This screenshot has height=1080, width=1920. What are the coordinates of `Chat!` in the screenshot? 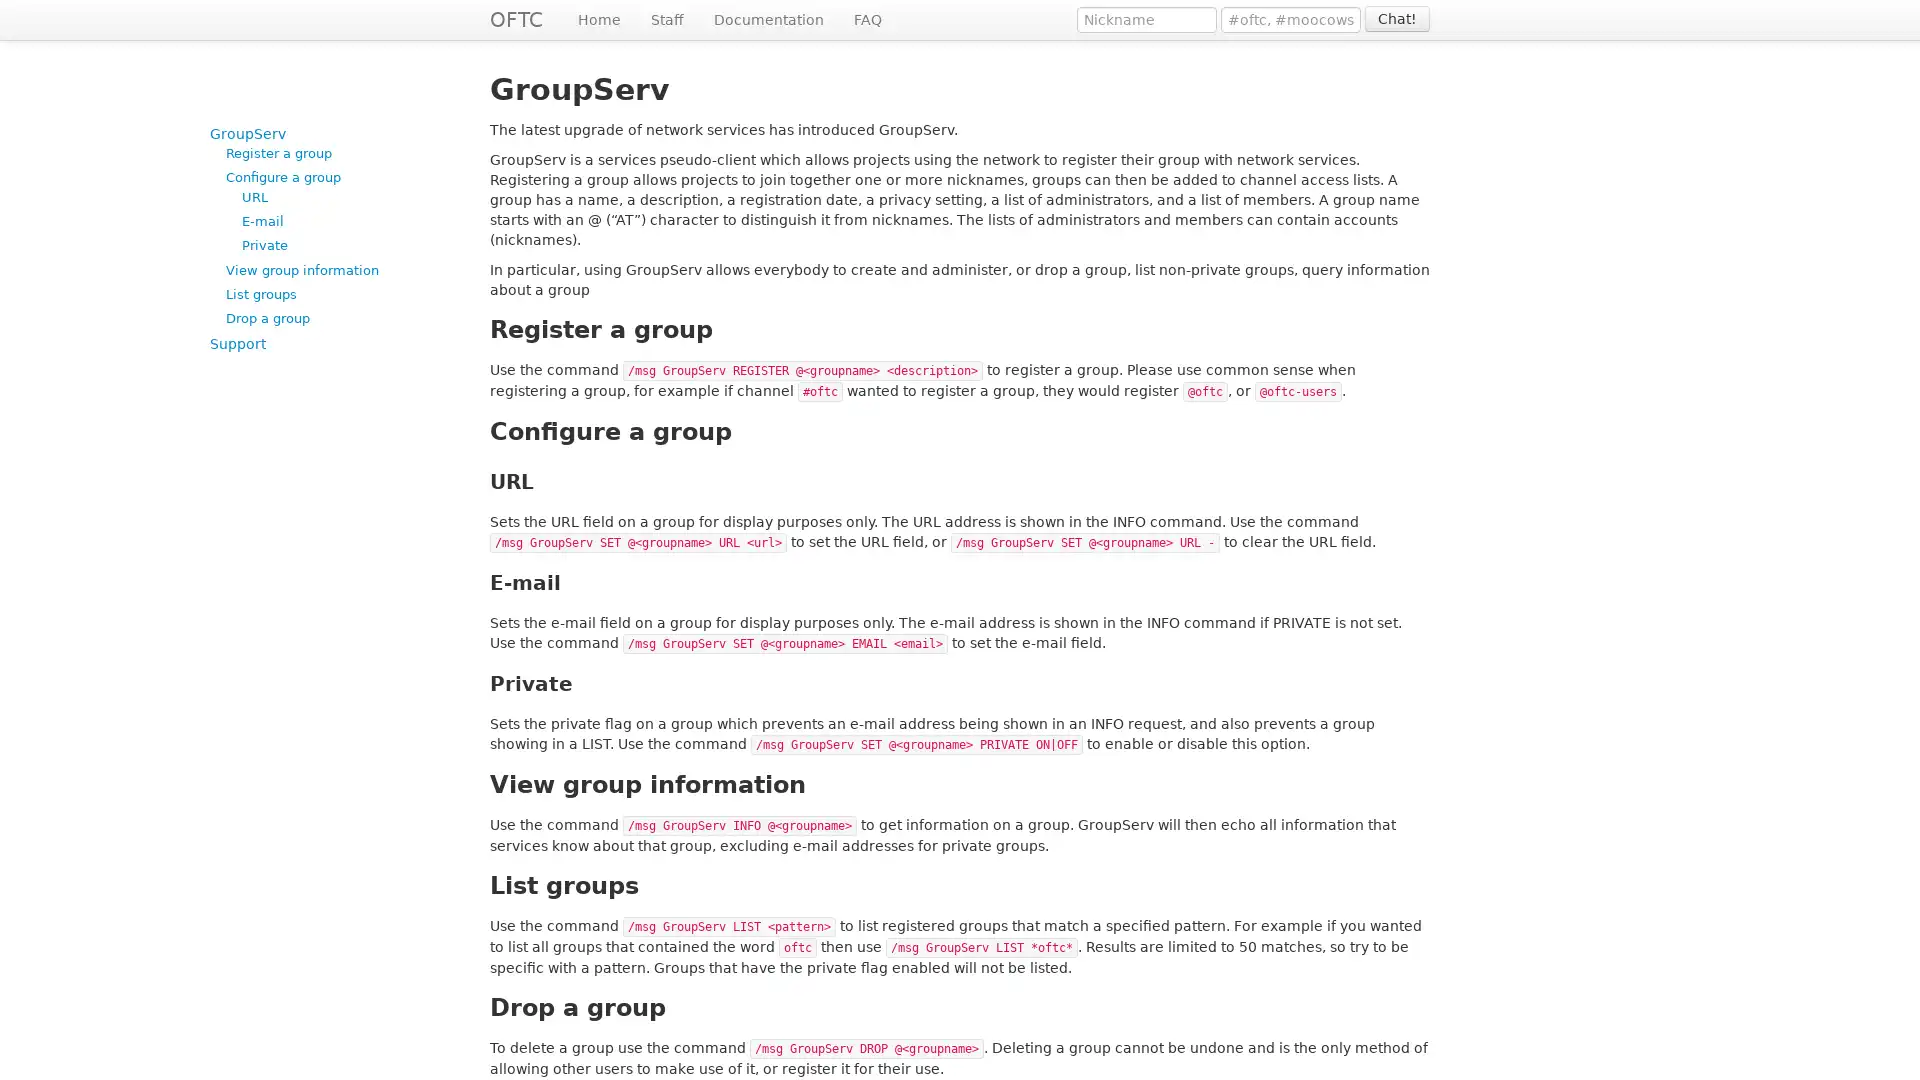 It's located at (1396, 19).